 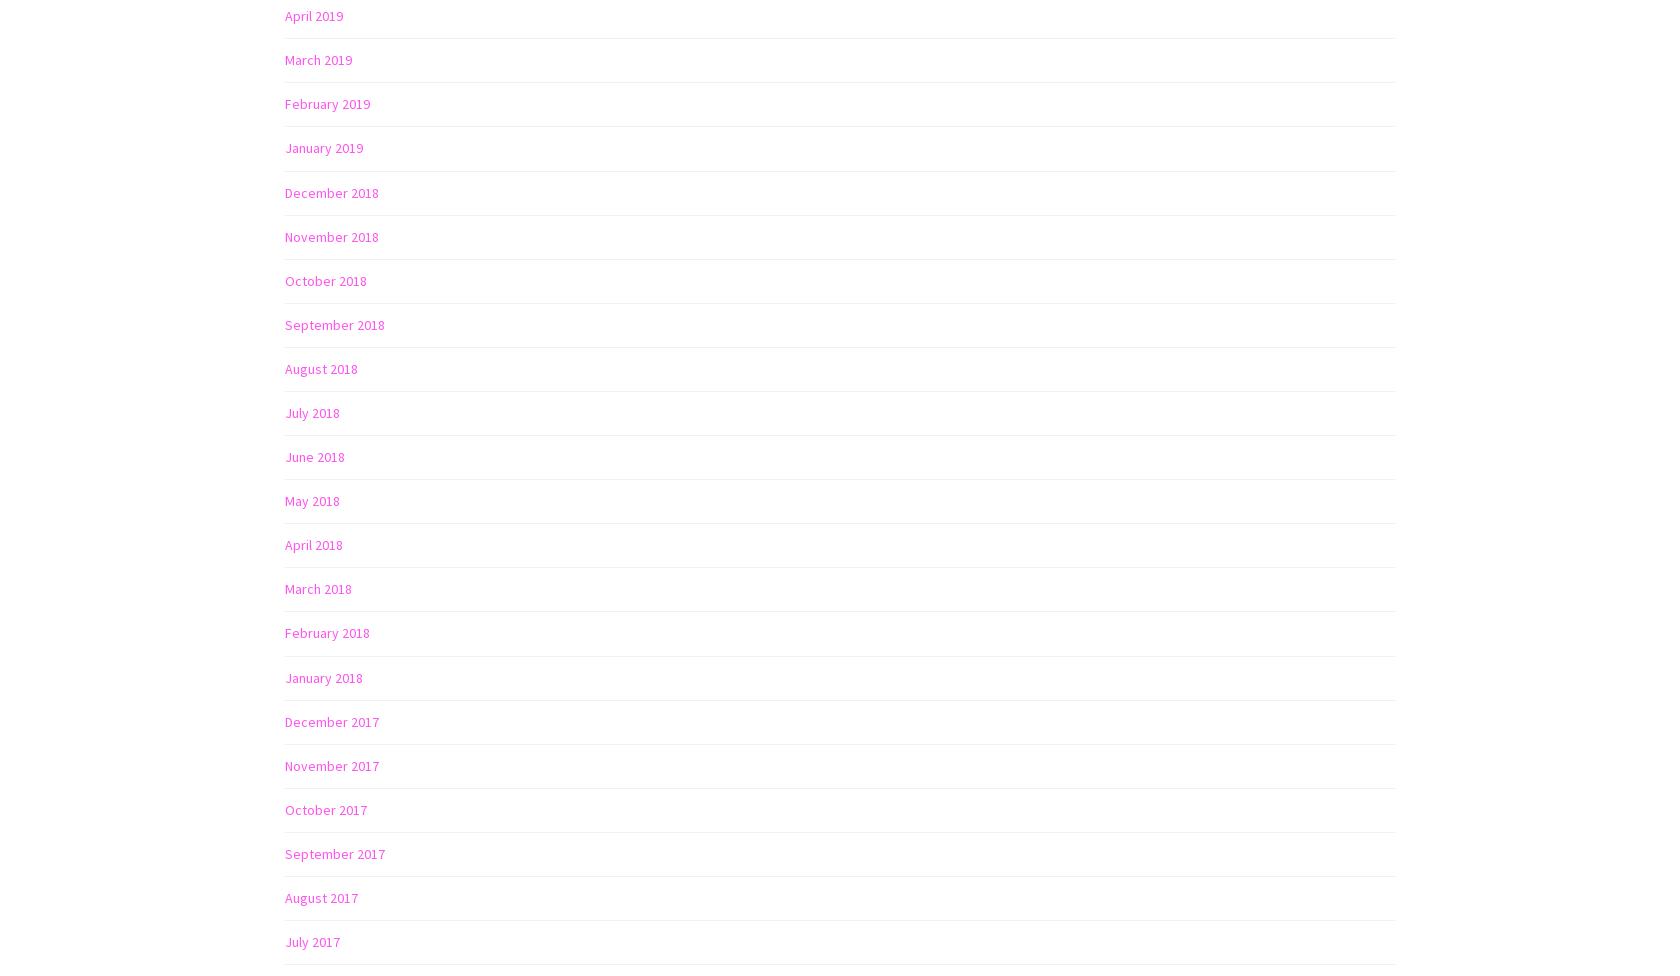 I want to click on 'July 2018', so click(x=312, y=412).